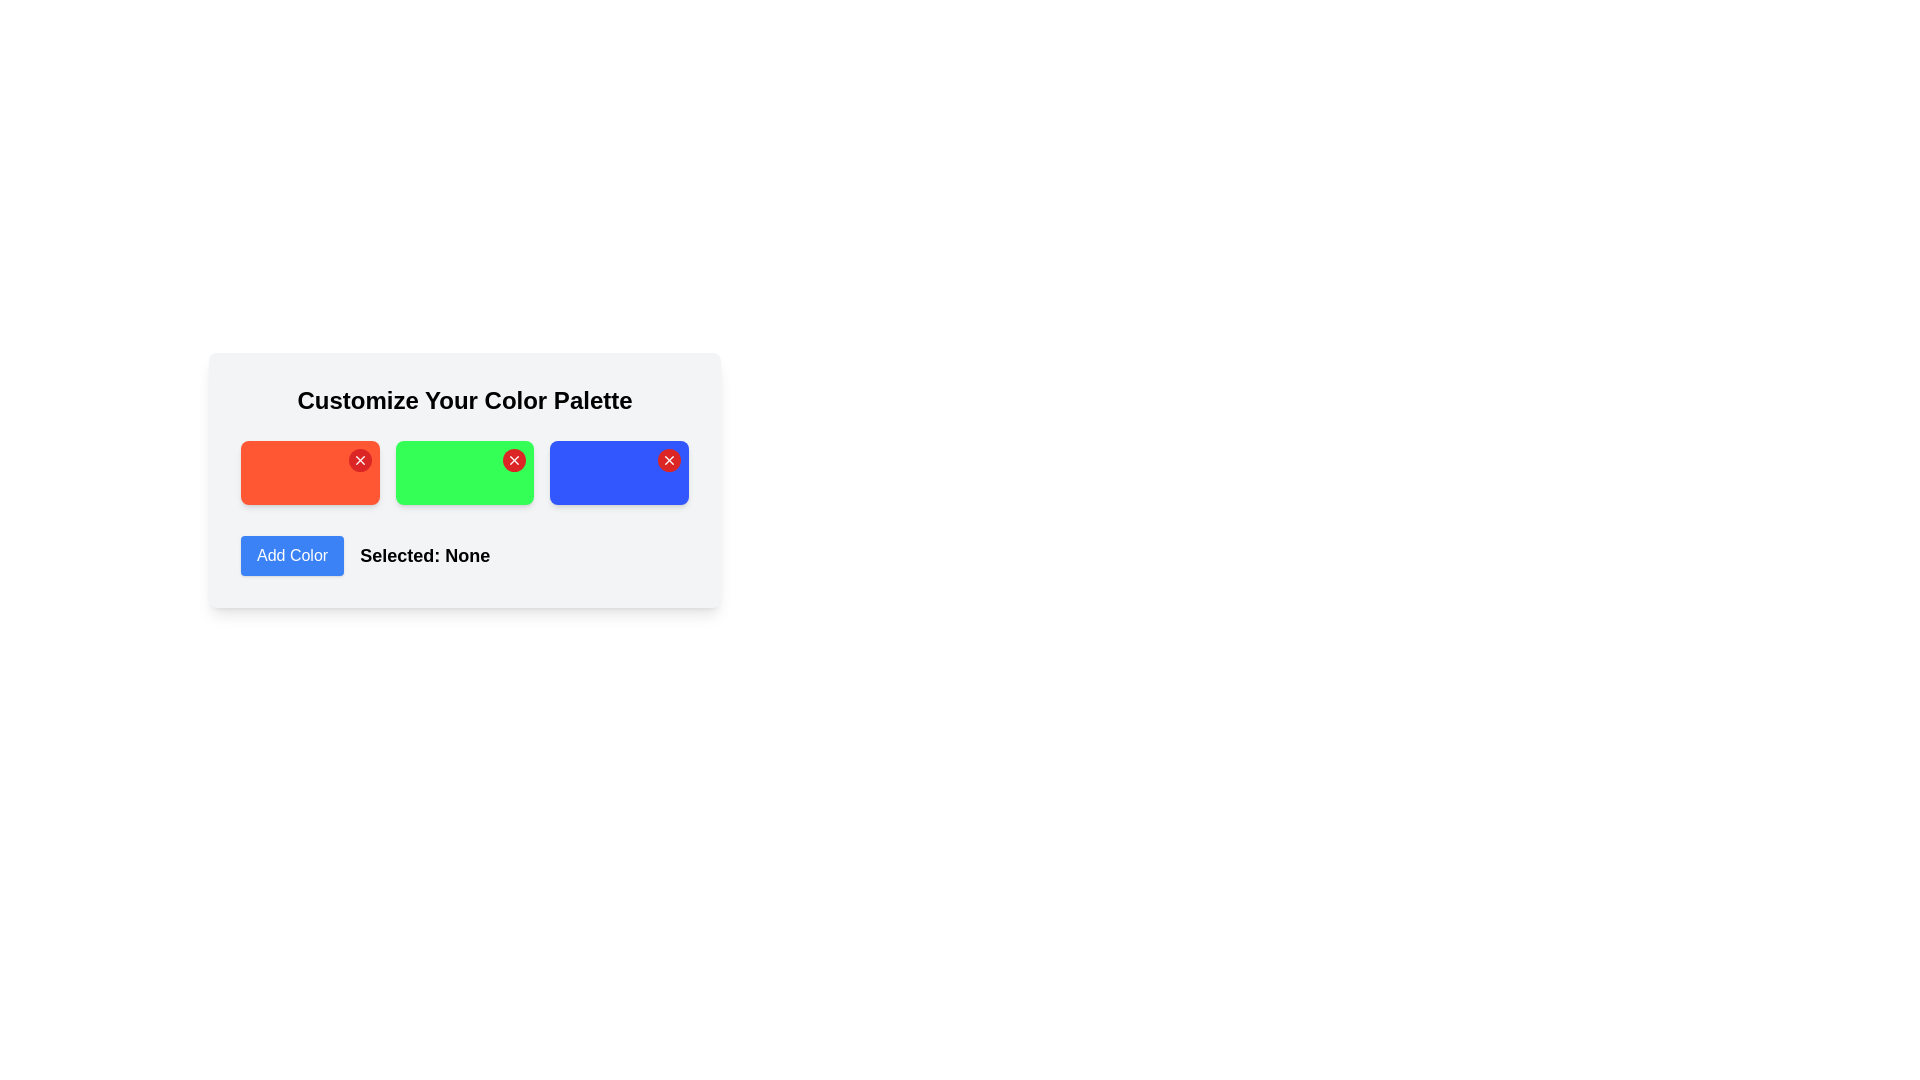  Describe the element at coordinates (464, 473) in the screenshot. I see `the vivid green button located between the red and blue rectangles, beneath the label 'Customize Your Color Palette'` at that location.